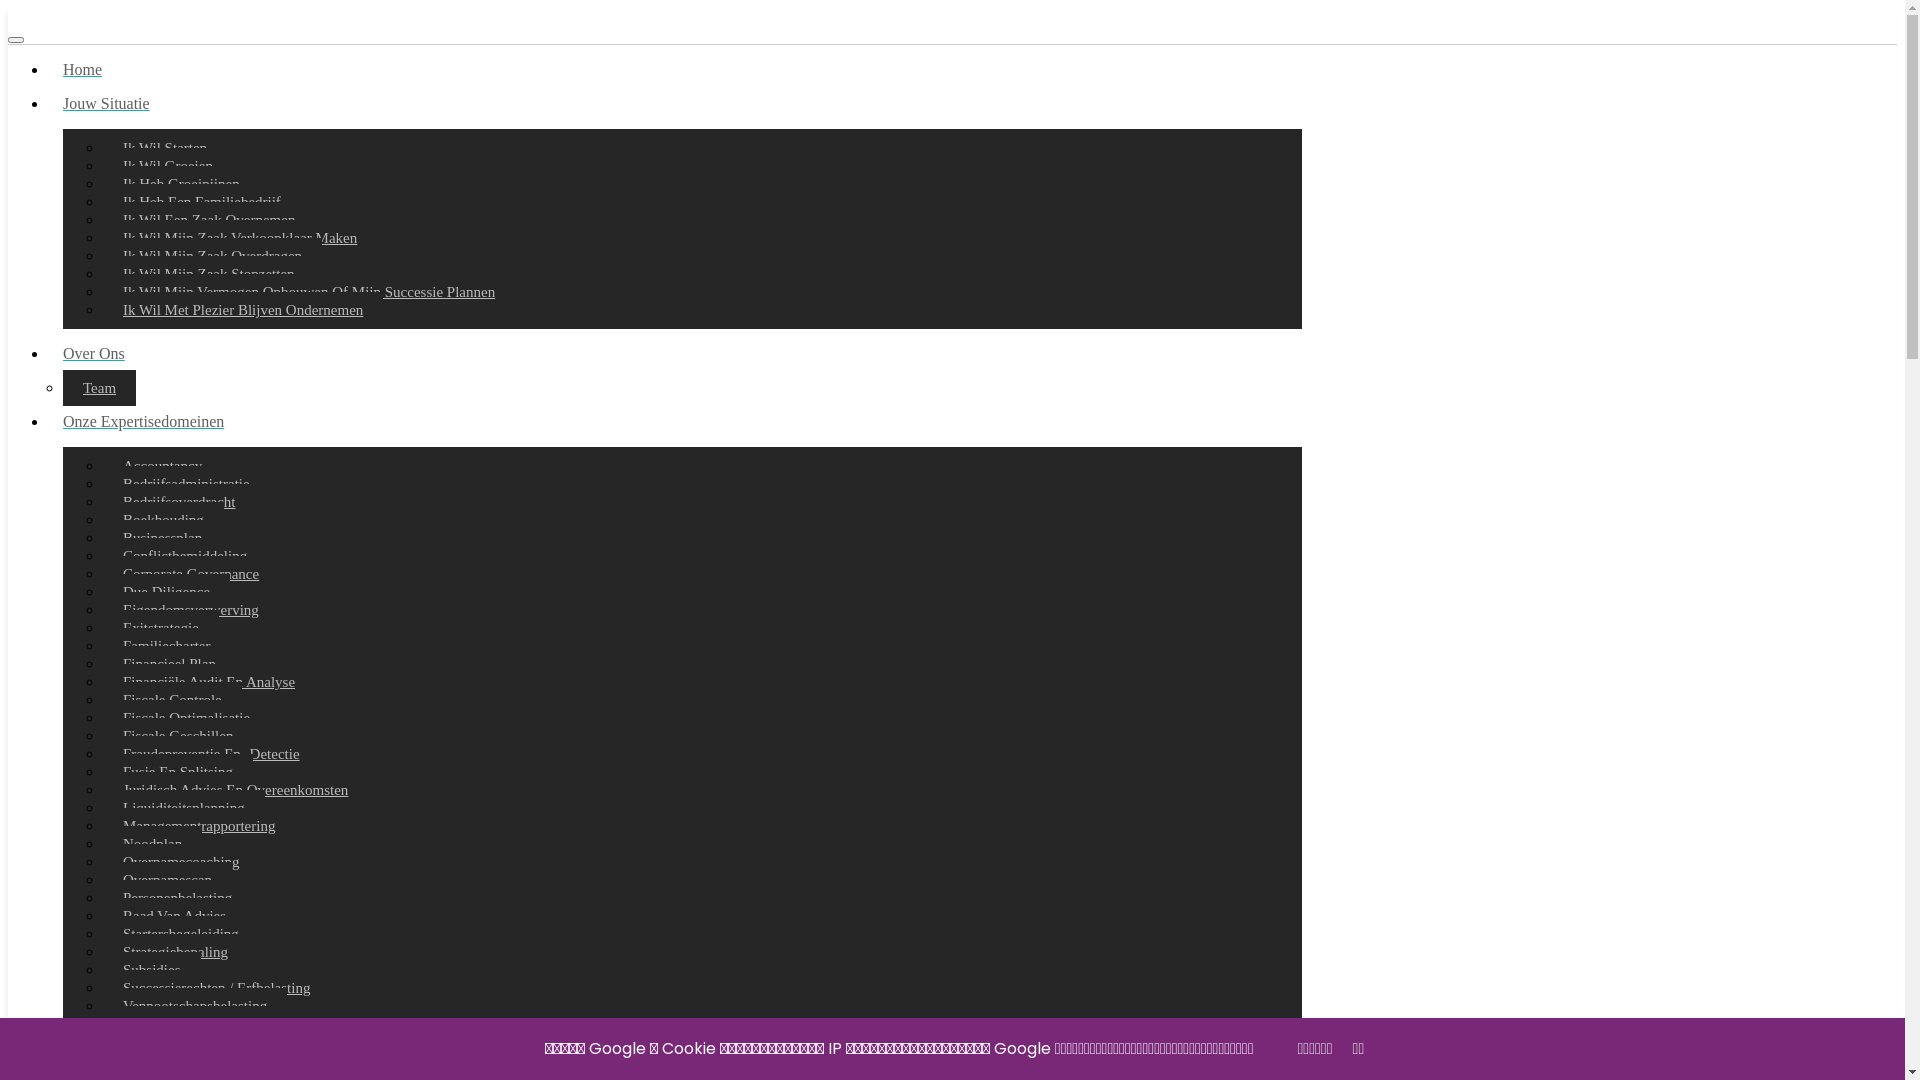  I want to click on 'Ik Wil Starten', so click(164, 146).